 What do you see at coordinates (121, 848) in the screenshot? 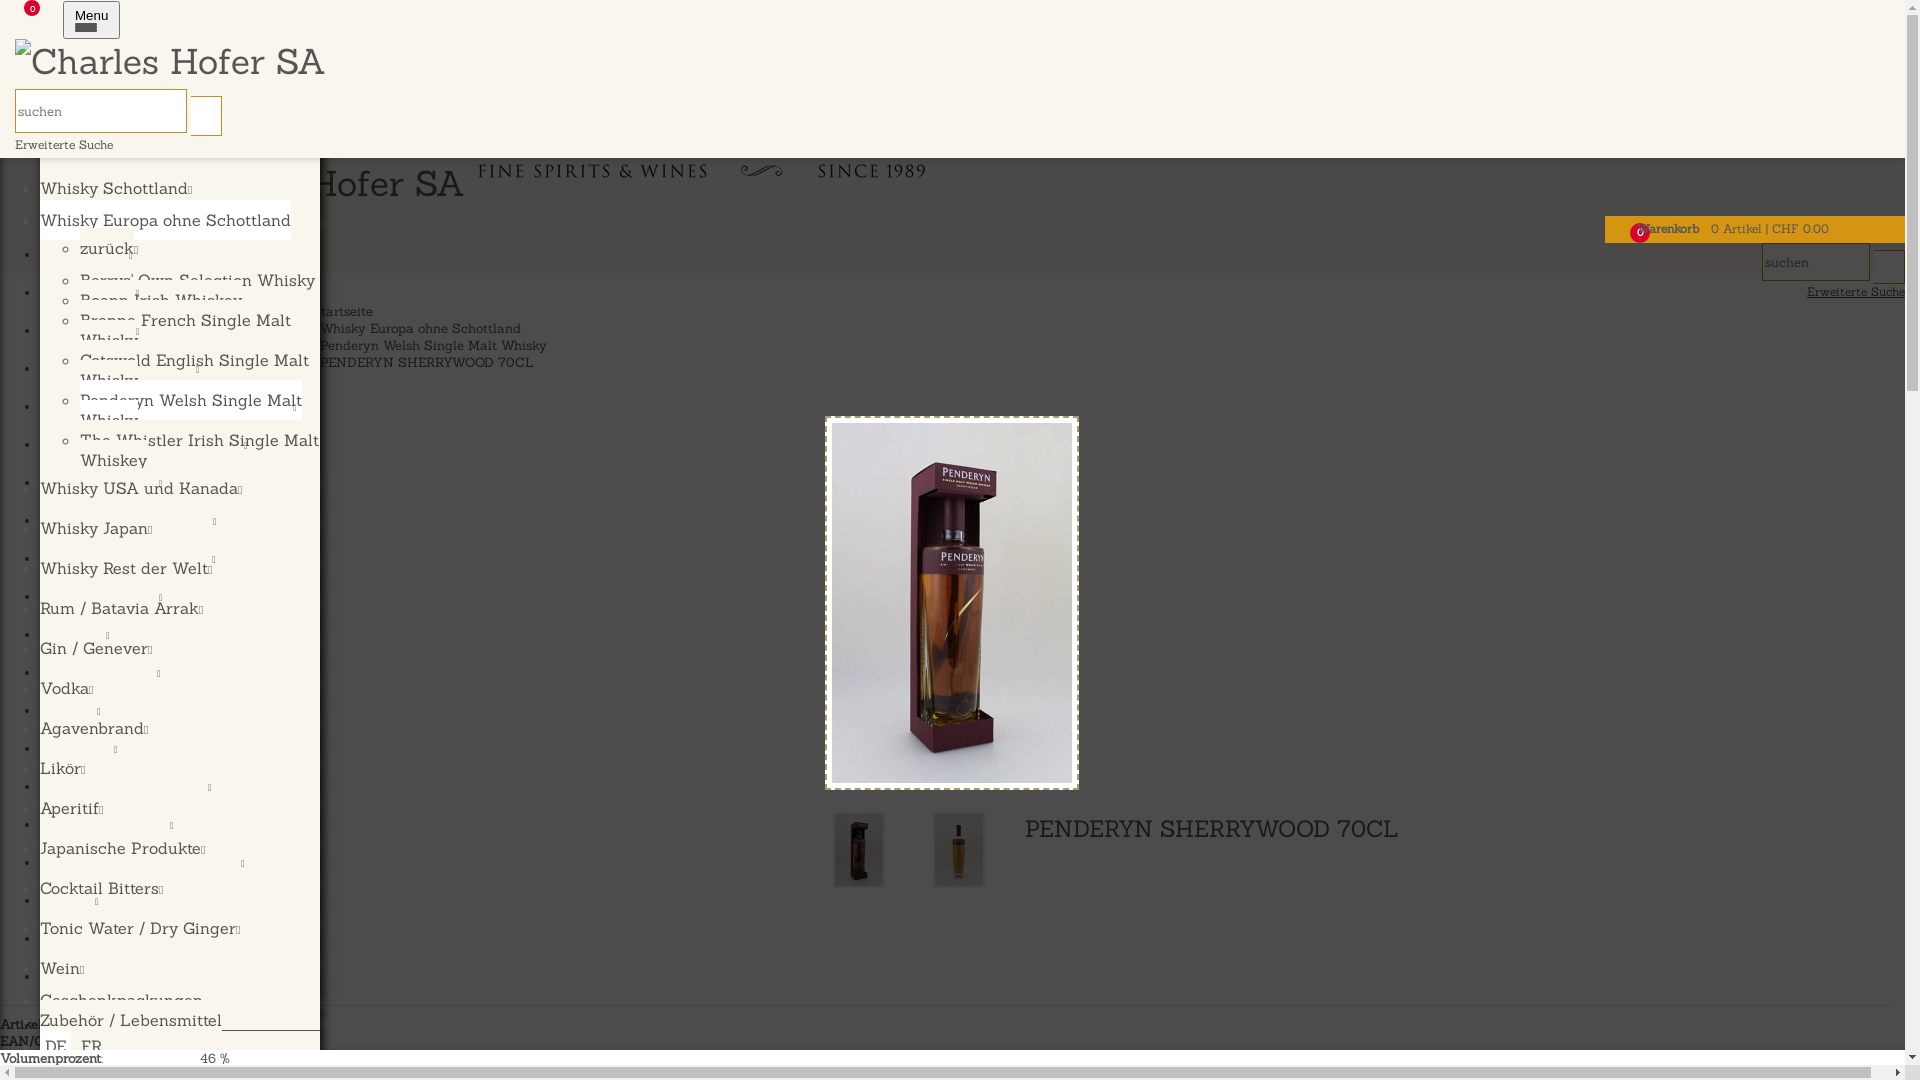
I see `'Japanische Produkte'` at bounding box center [121, 848].